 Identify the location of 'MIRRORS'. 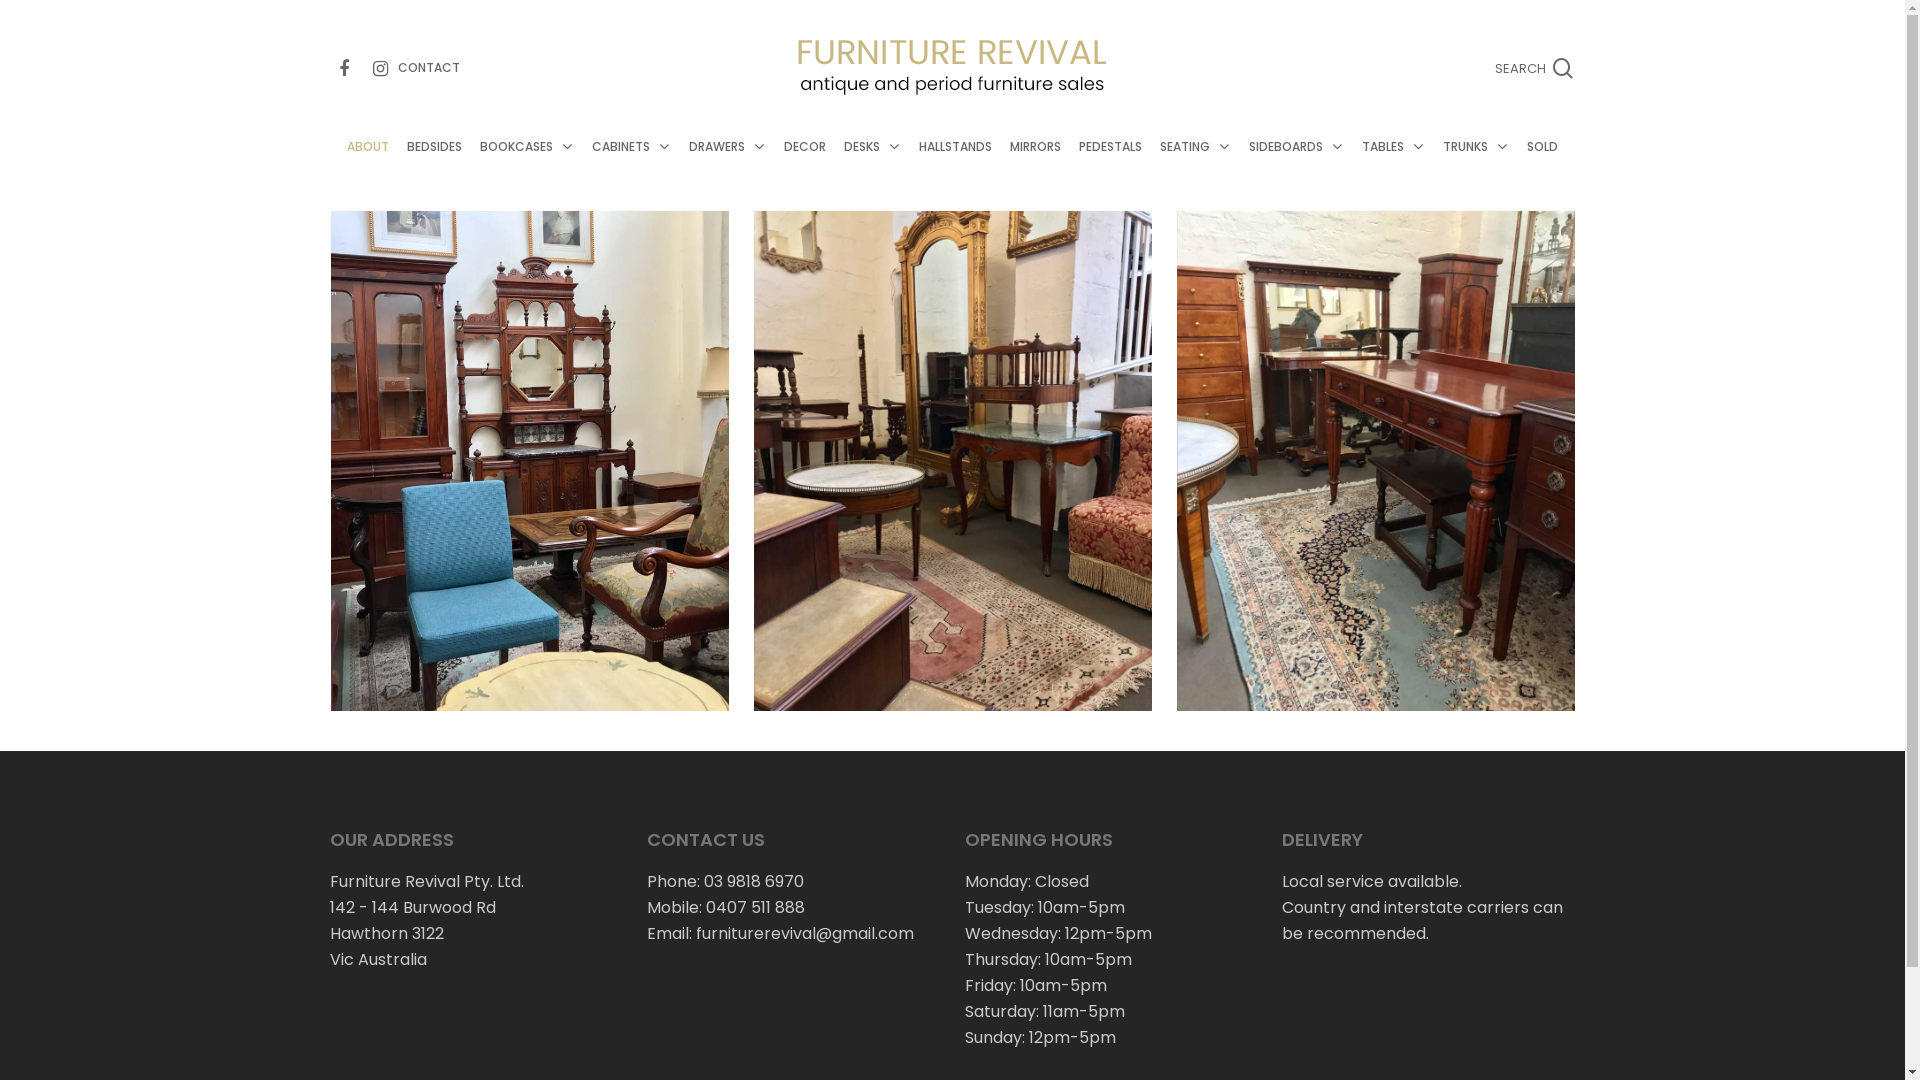
(1035, 165).